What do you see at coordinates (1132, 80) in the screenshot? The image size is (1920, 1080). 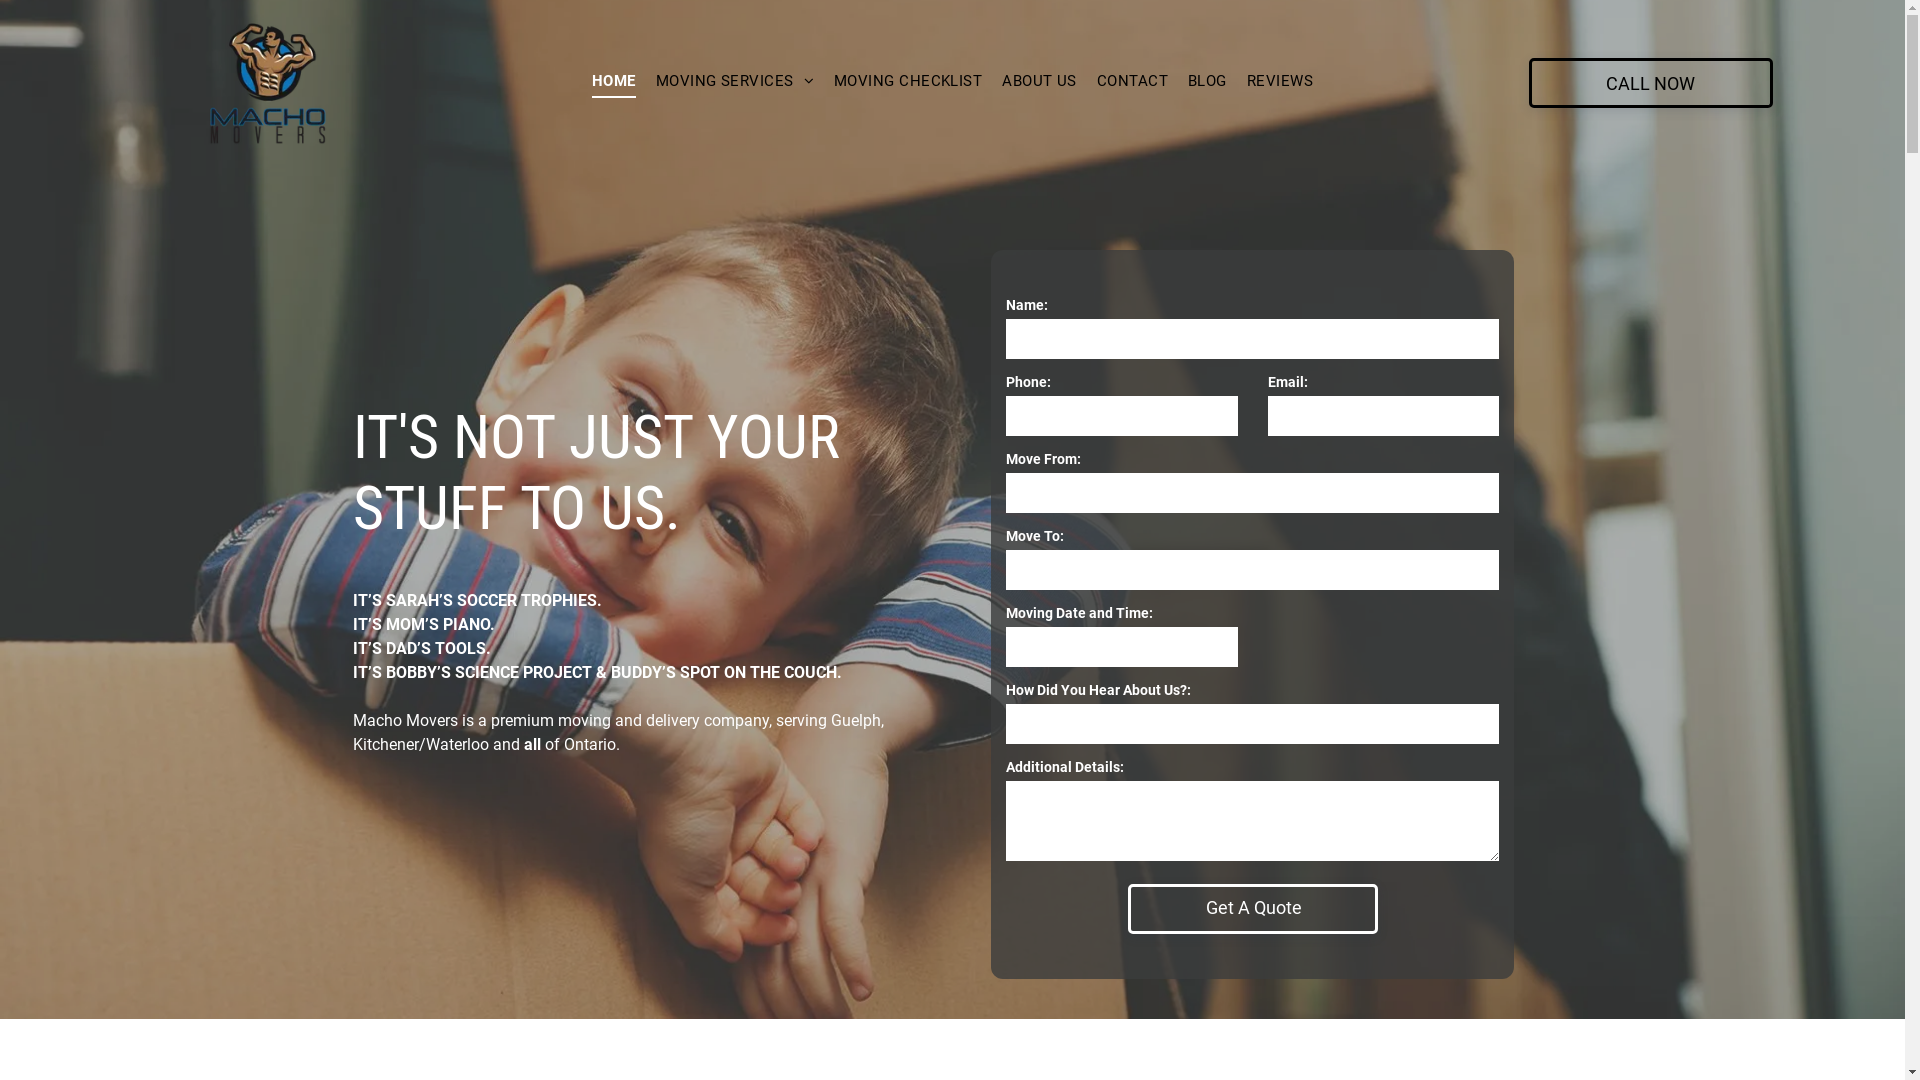 I see `'CONTACT'` at bounding box center [1132, 80].